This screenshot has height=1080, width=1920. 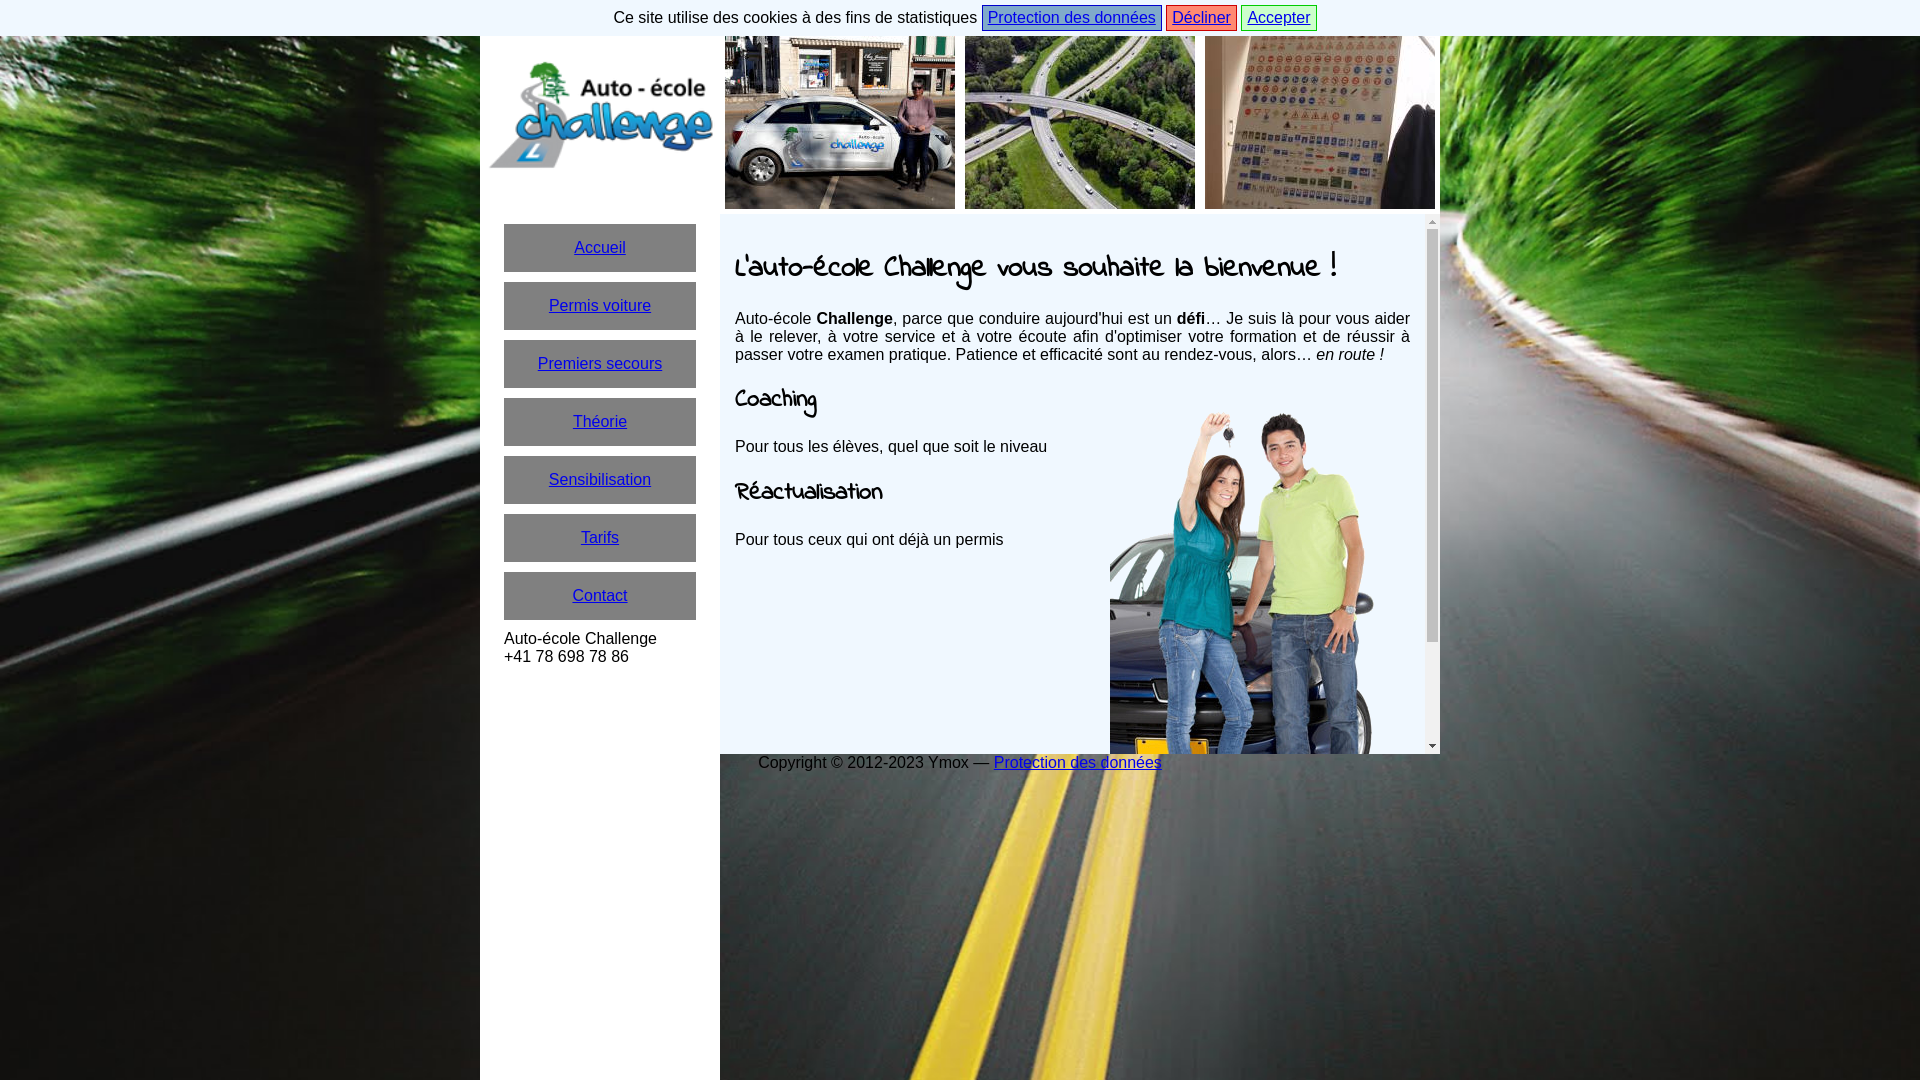 What do you see at coordinates (599, 536) in the screenshot?
I see `'Tarifs'` at bounding box center [599, 536].